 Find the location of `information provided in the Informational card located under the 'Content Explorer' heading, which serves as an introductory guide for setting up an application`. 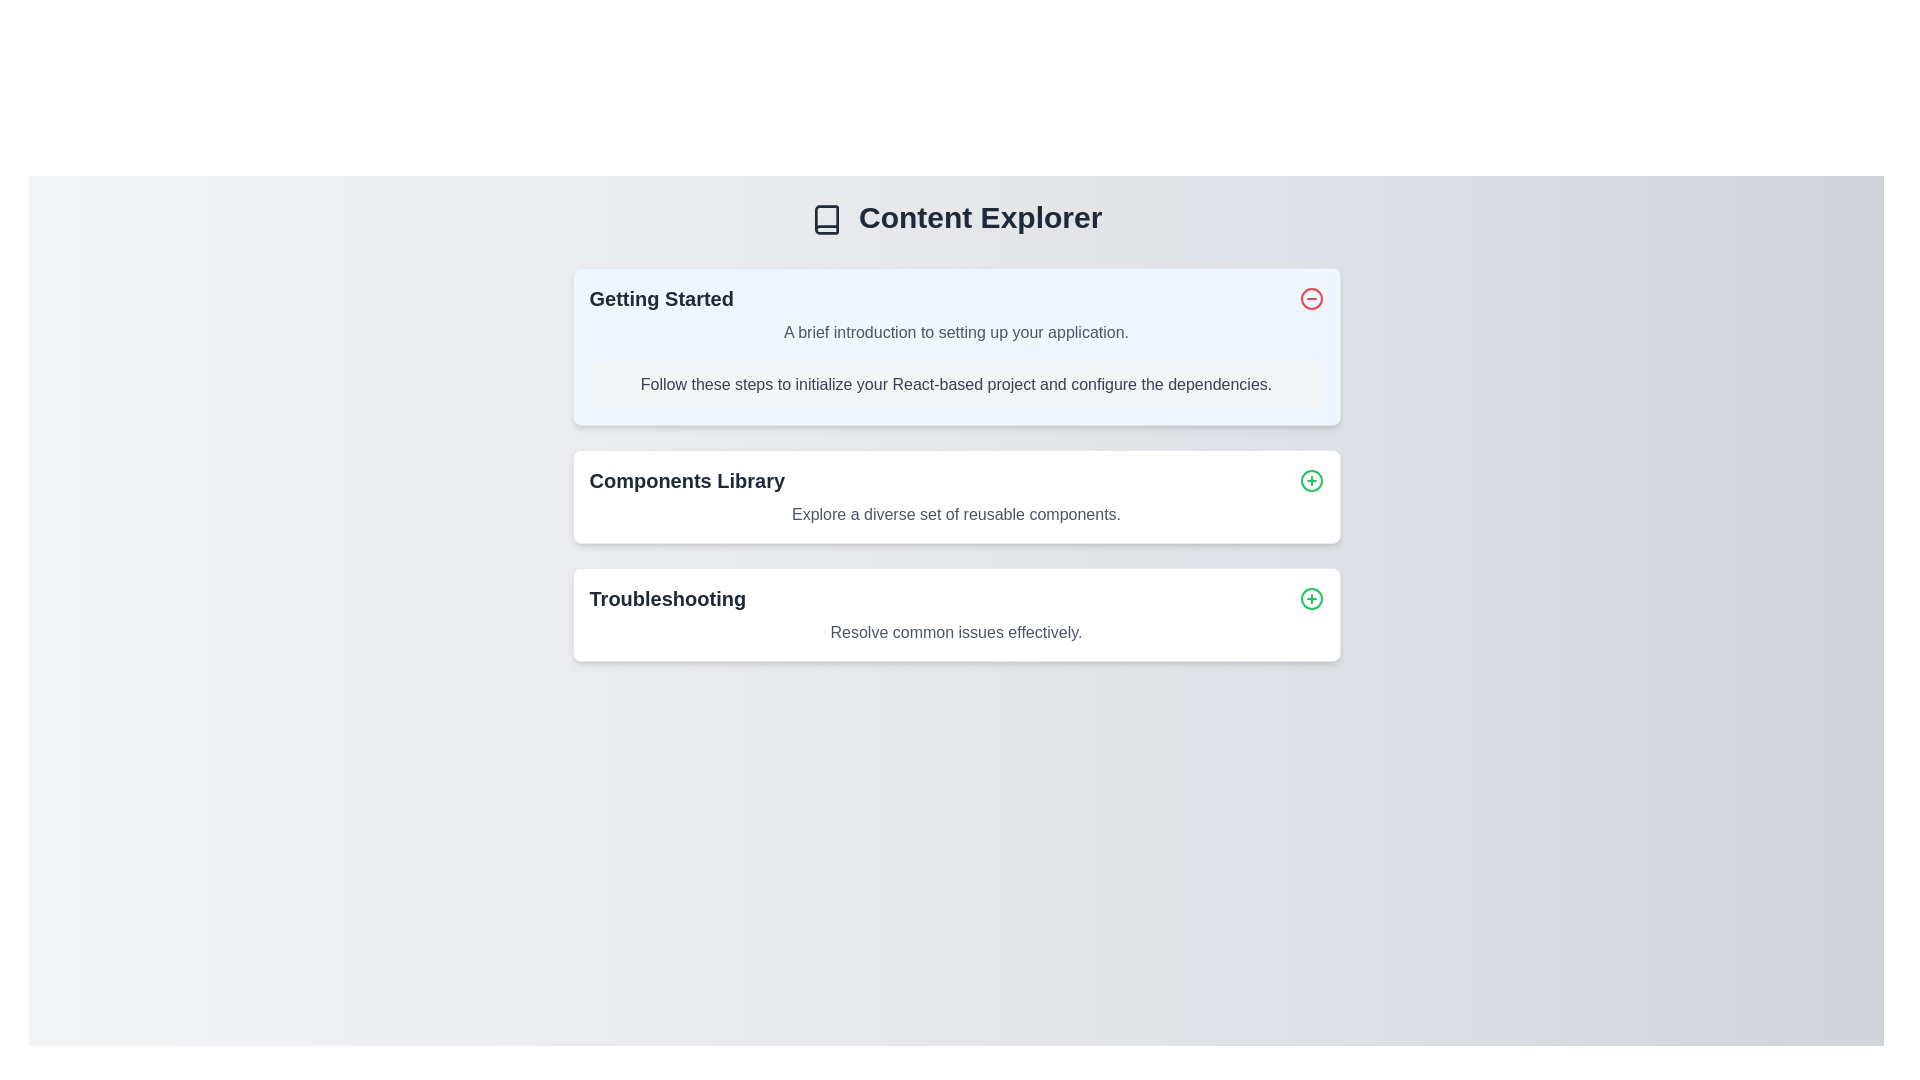

information provided in the Informational card located under the 'Content Explorer' heading, which serves as an introductory guide for setting up an application is located at coordinates (955, 346).